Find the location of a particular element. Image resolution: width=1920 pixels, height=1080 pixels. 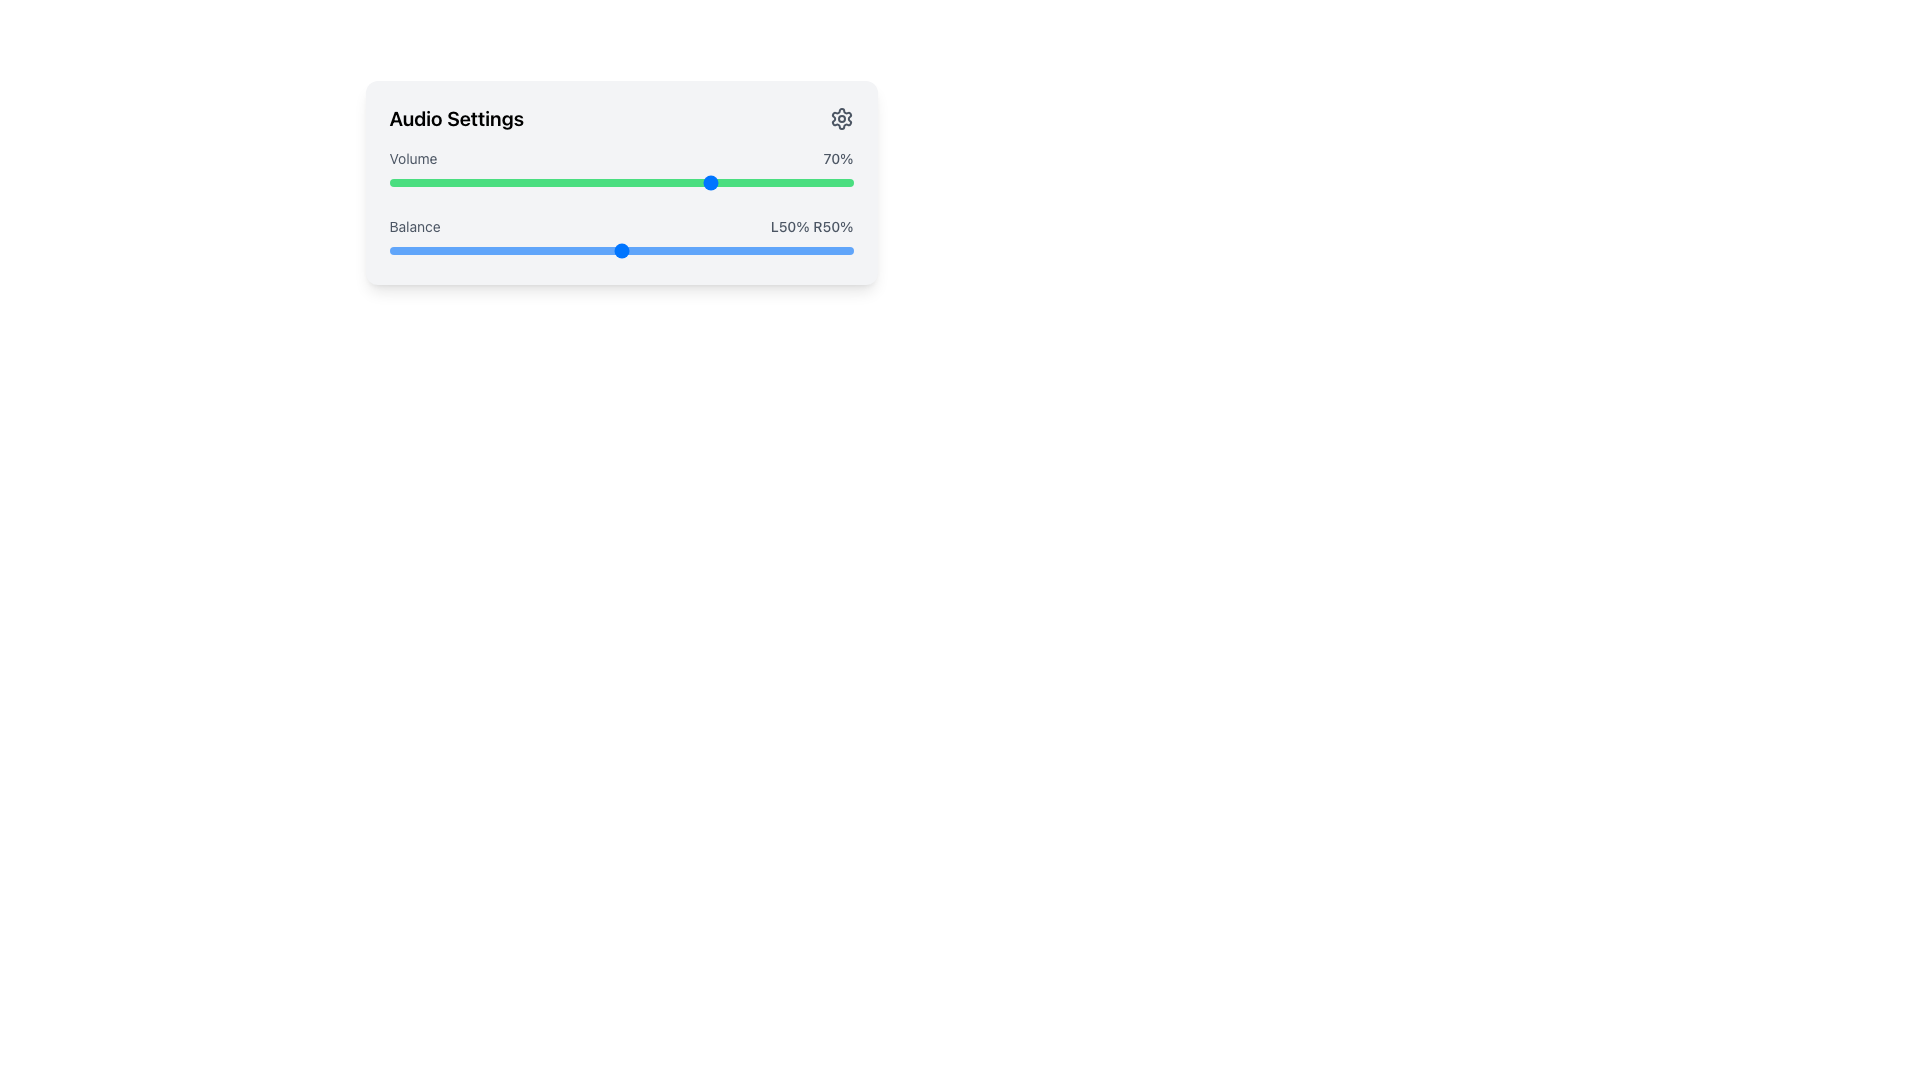

the Text Label Indicator displaying 'Balance' on the left and 'L50% R50%' on the right, which is horizontally centered above a slider control is located at coordinates (620, 226).